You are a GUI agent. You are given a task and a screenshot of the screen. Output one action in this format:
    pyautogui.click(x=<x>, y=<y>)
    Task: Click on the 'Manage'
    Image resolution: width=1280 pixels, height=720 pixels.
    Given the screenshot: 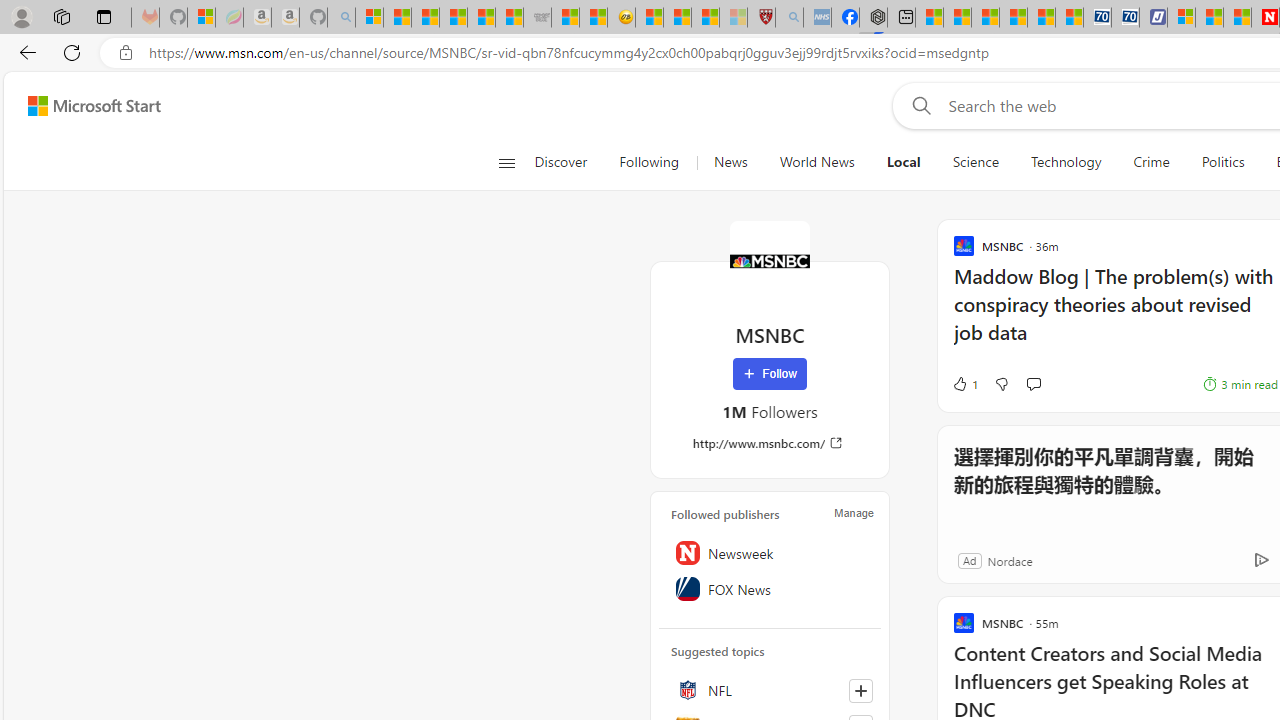 What is the action you would take?
    pyautogui.click(x=854, y=512)
    